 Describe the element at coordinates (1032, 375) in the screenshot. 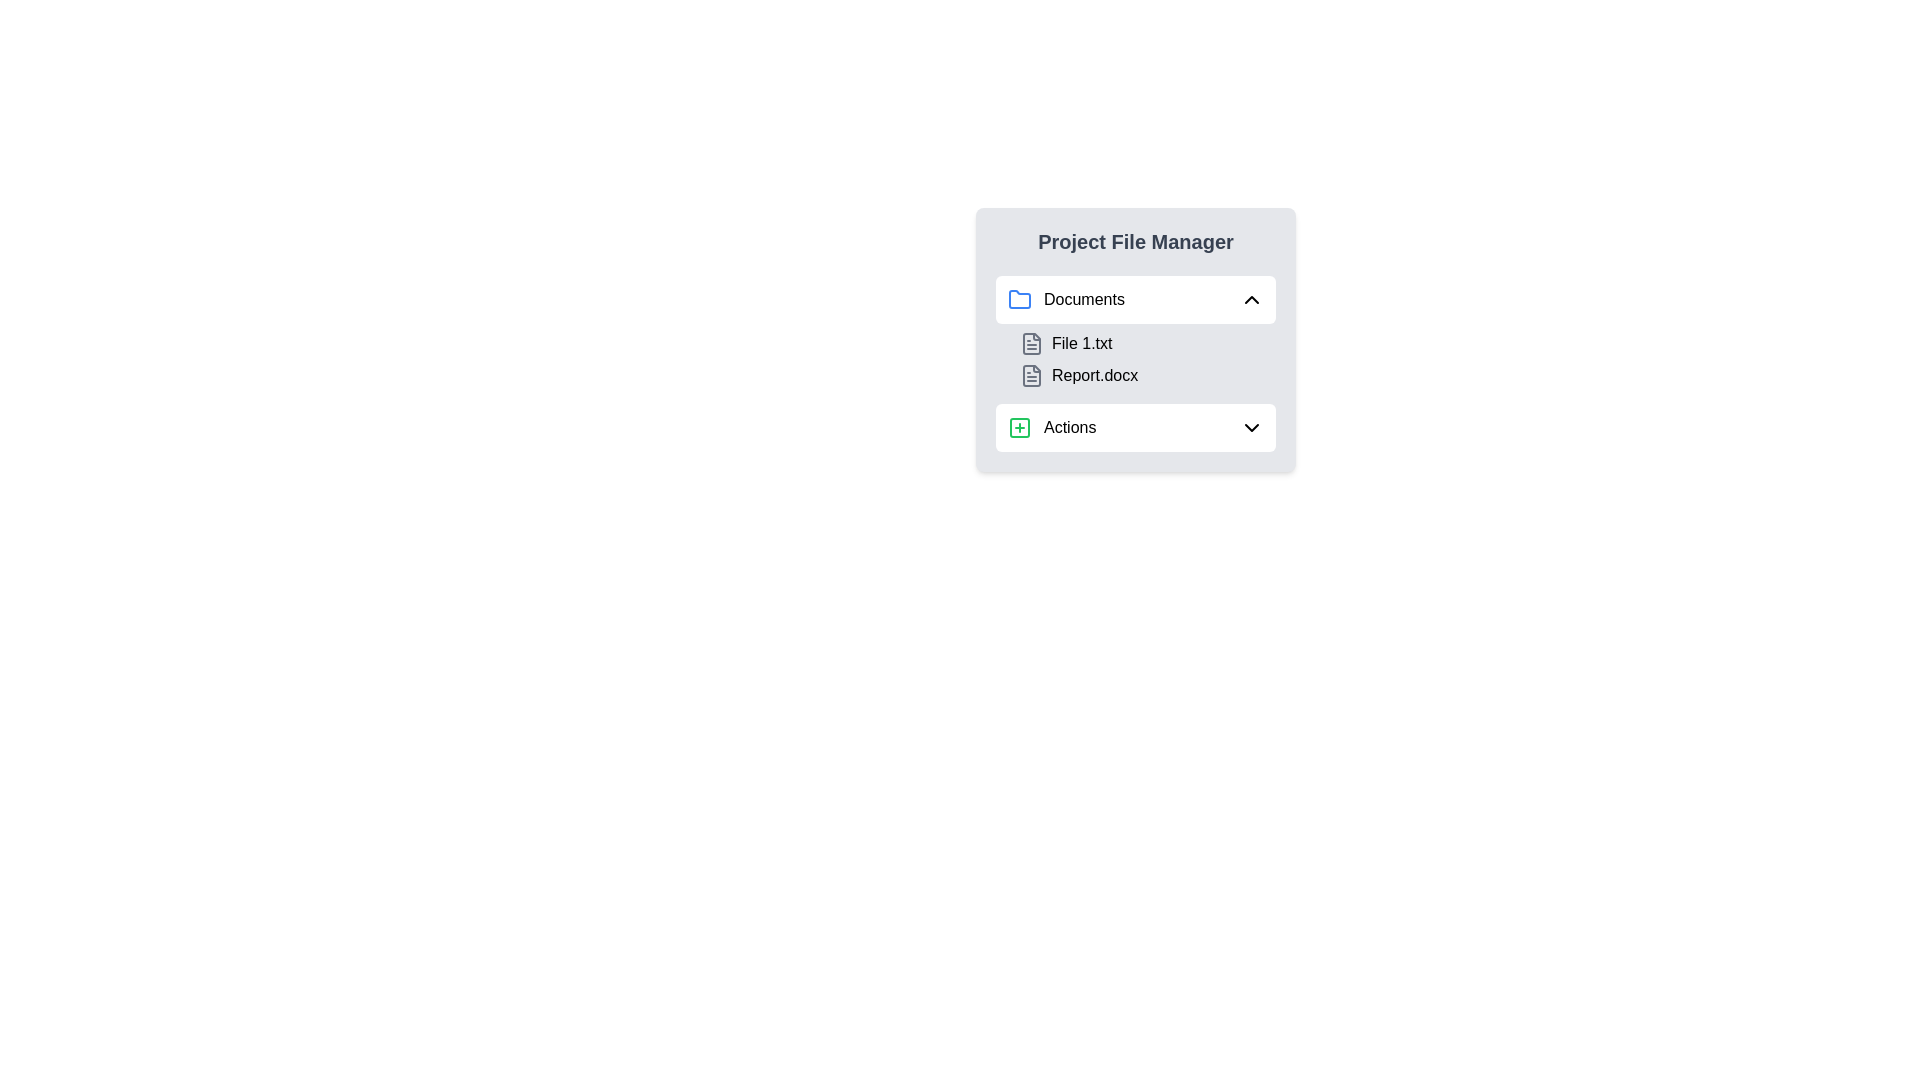

I see `the appearance of the file icon, which resembles a document with a folded corner, located to the left of the text 'Report.docx'` at that location.